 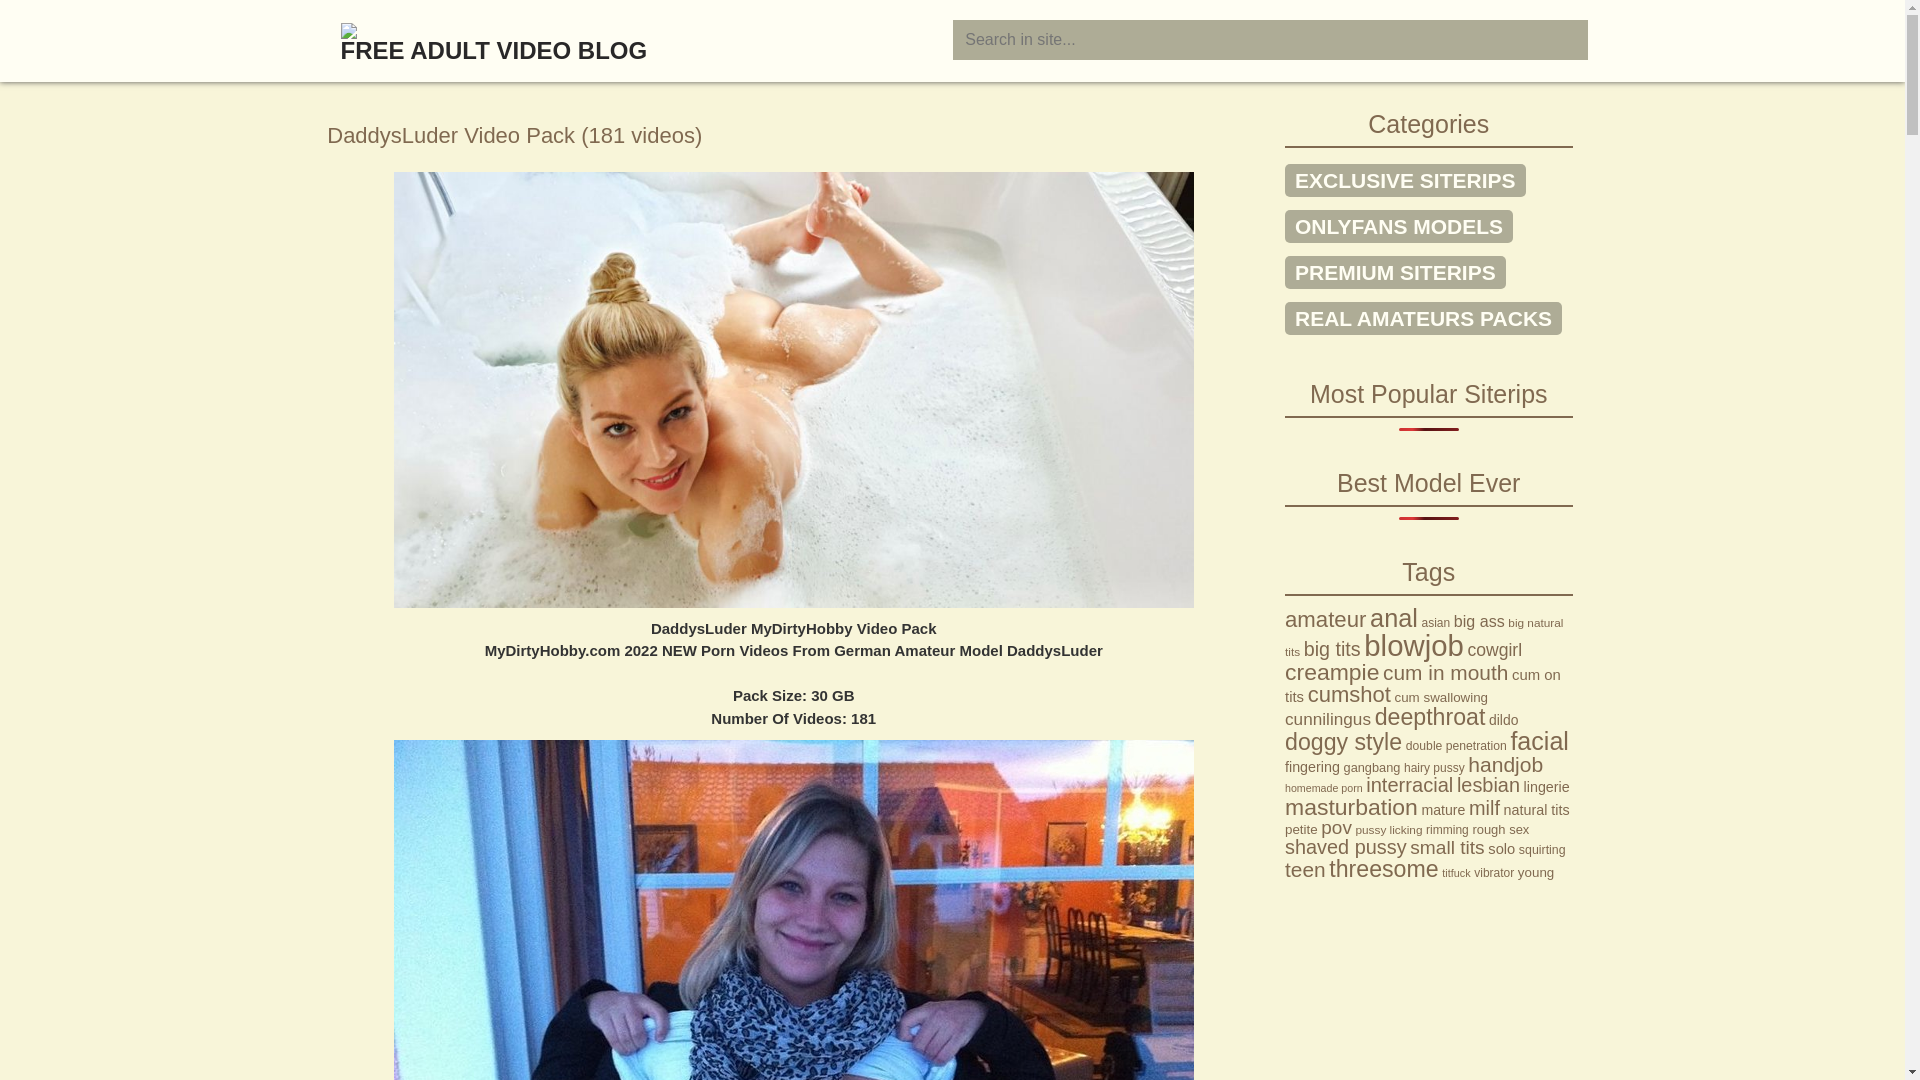 What do you see at coordinates (1422, 317) in the screenshot?
I see `'REAL AMATEURS PACKS'` at bounding box center [1422, 317].